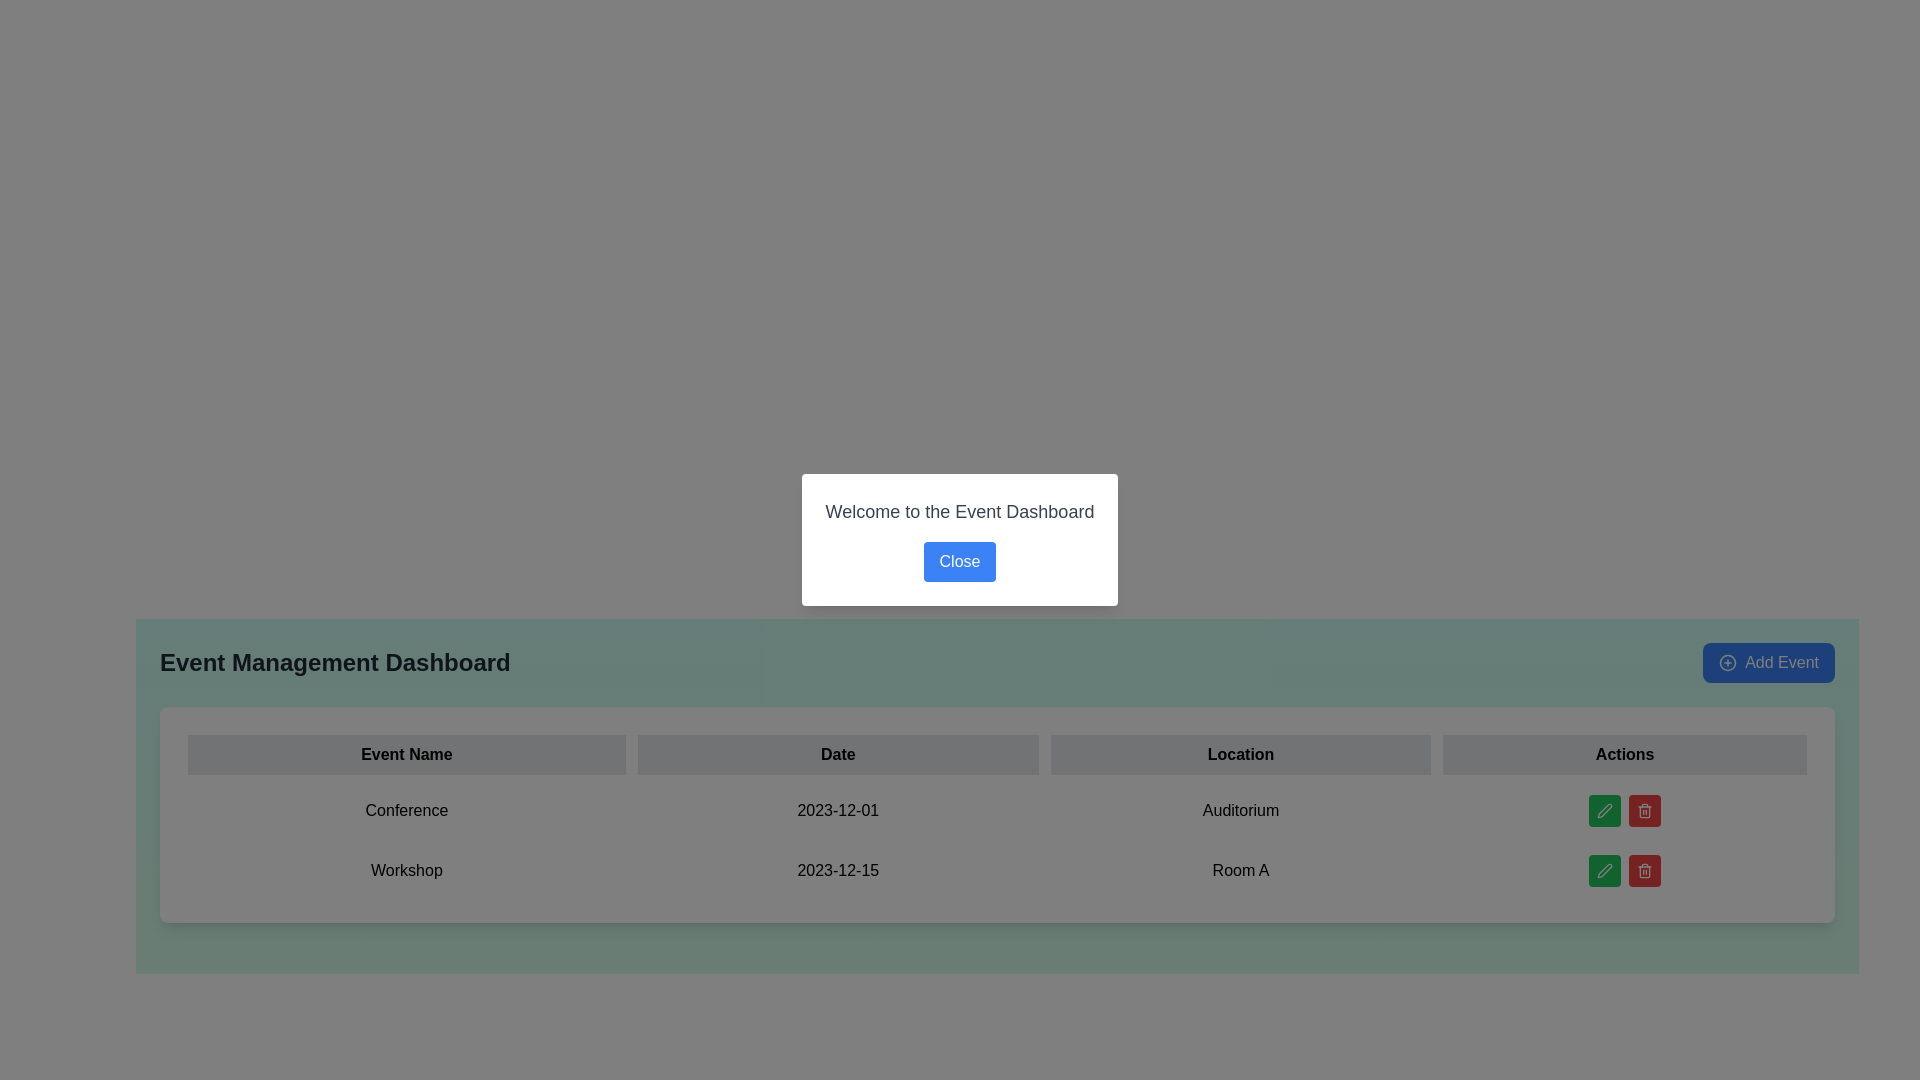 This screenshot has height=1080, width=1920. What do you see at coordinates (1645, 870) in the screenshot?
I see `the delete button located in the 'Actions' column of the second row of the event entry table` at bounding box center [1645, 870].